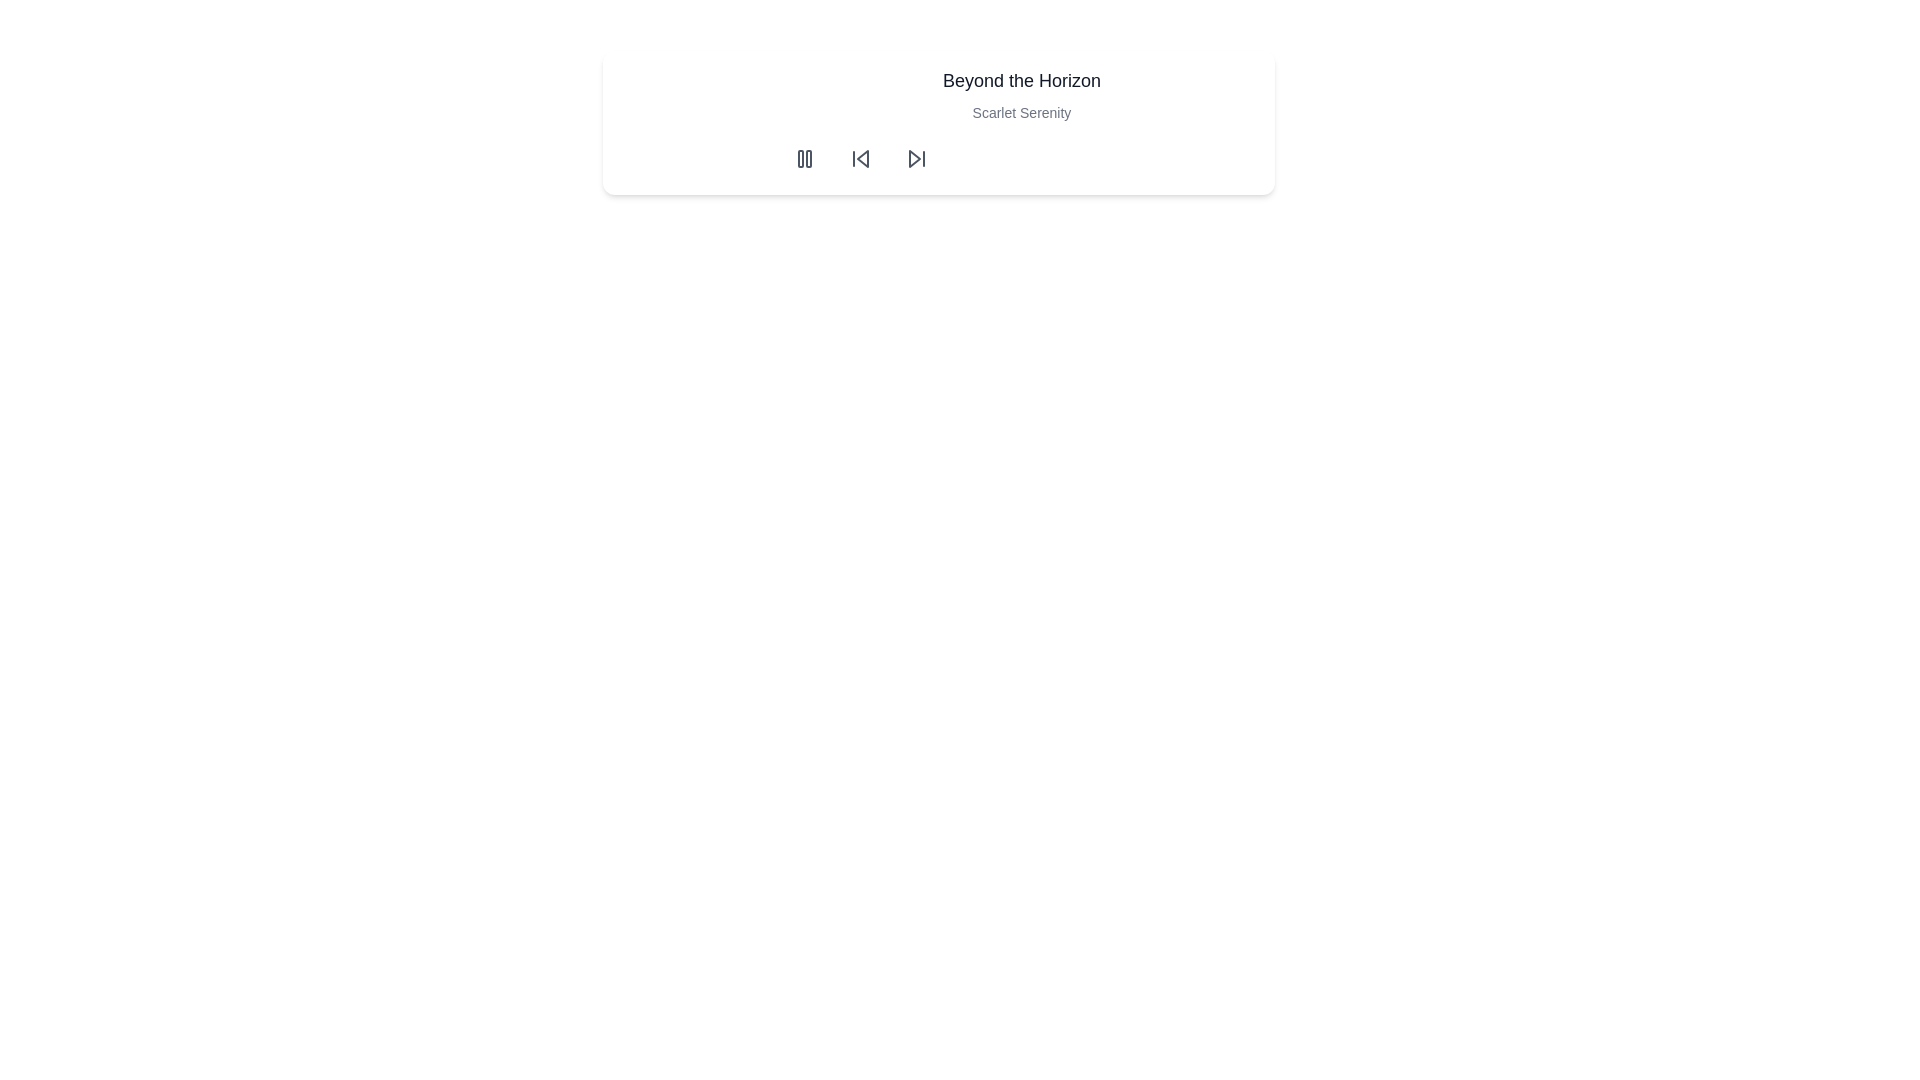  What do you see at coordinates (860, 157) in the screenshot?
I see `the skip-back icon button located in the middle of the media player interface` at bounding box center [860, 157].